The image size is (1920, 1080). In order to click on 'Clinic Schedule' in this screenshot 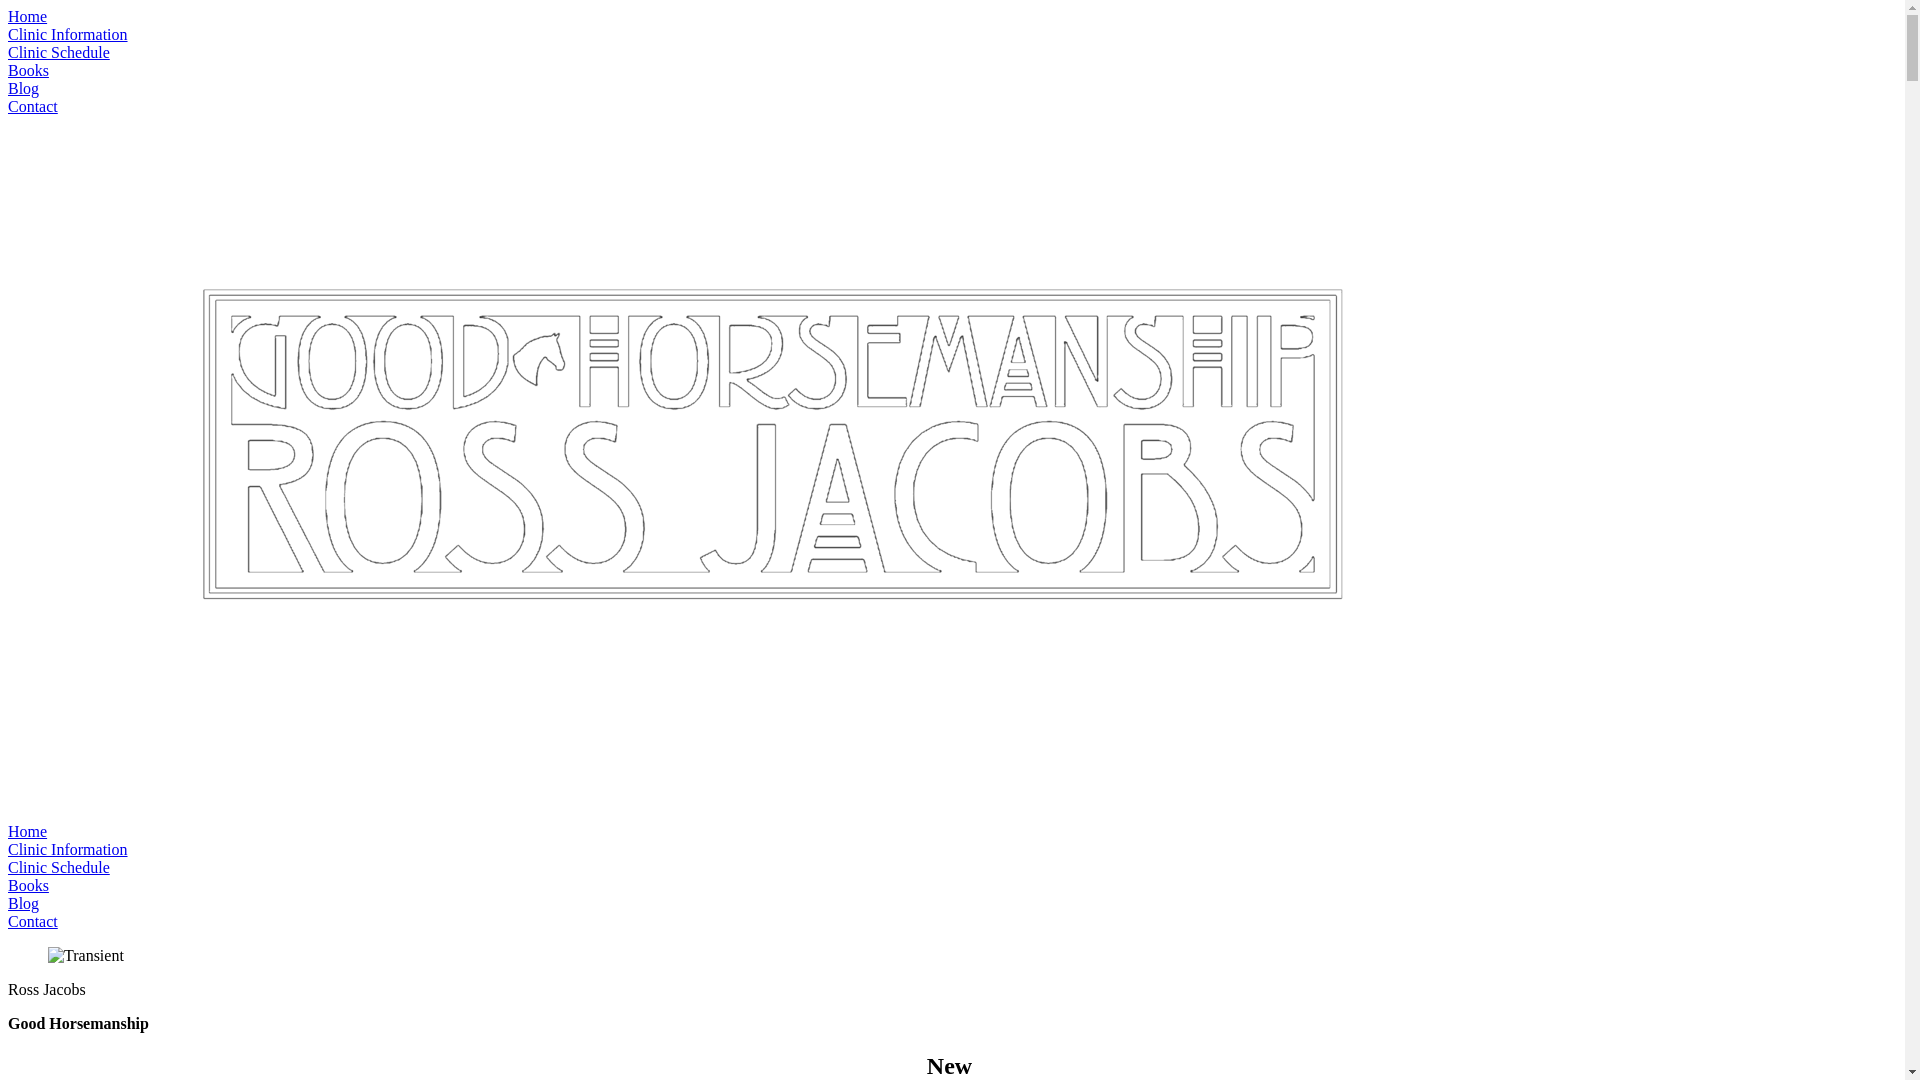, I will do `click(58, 51)`.